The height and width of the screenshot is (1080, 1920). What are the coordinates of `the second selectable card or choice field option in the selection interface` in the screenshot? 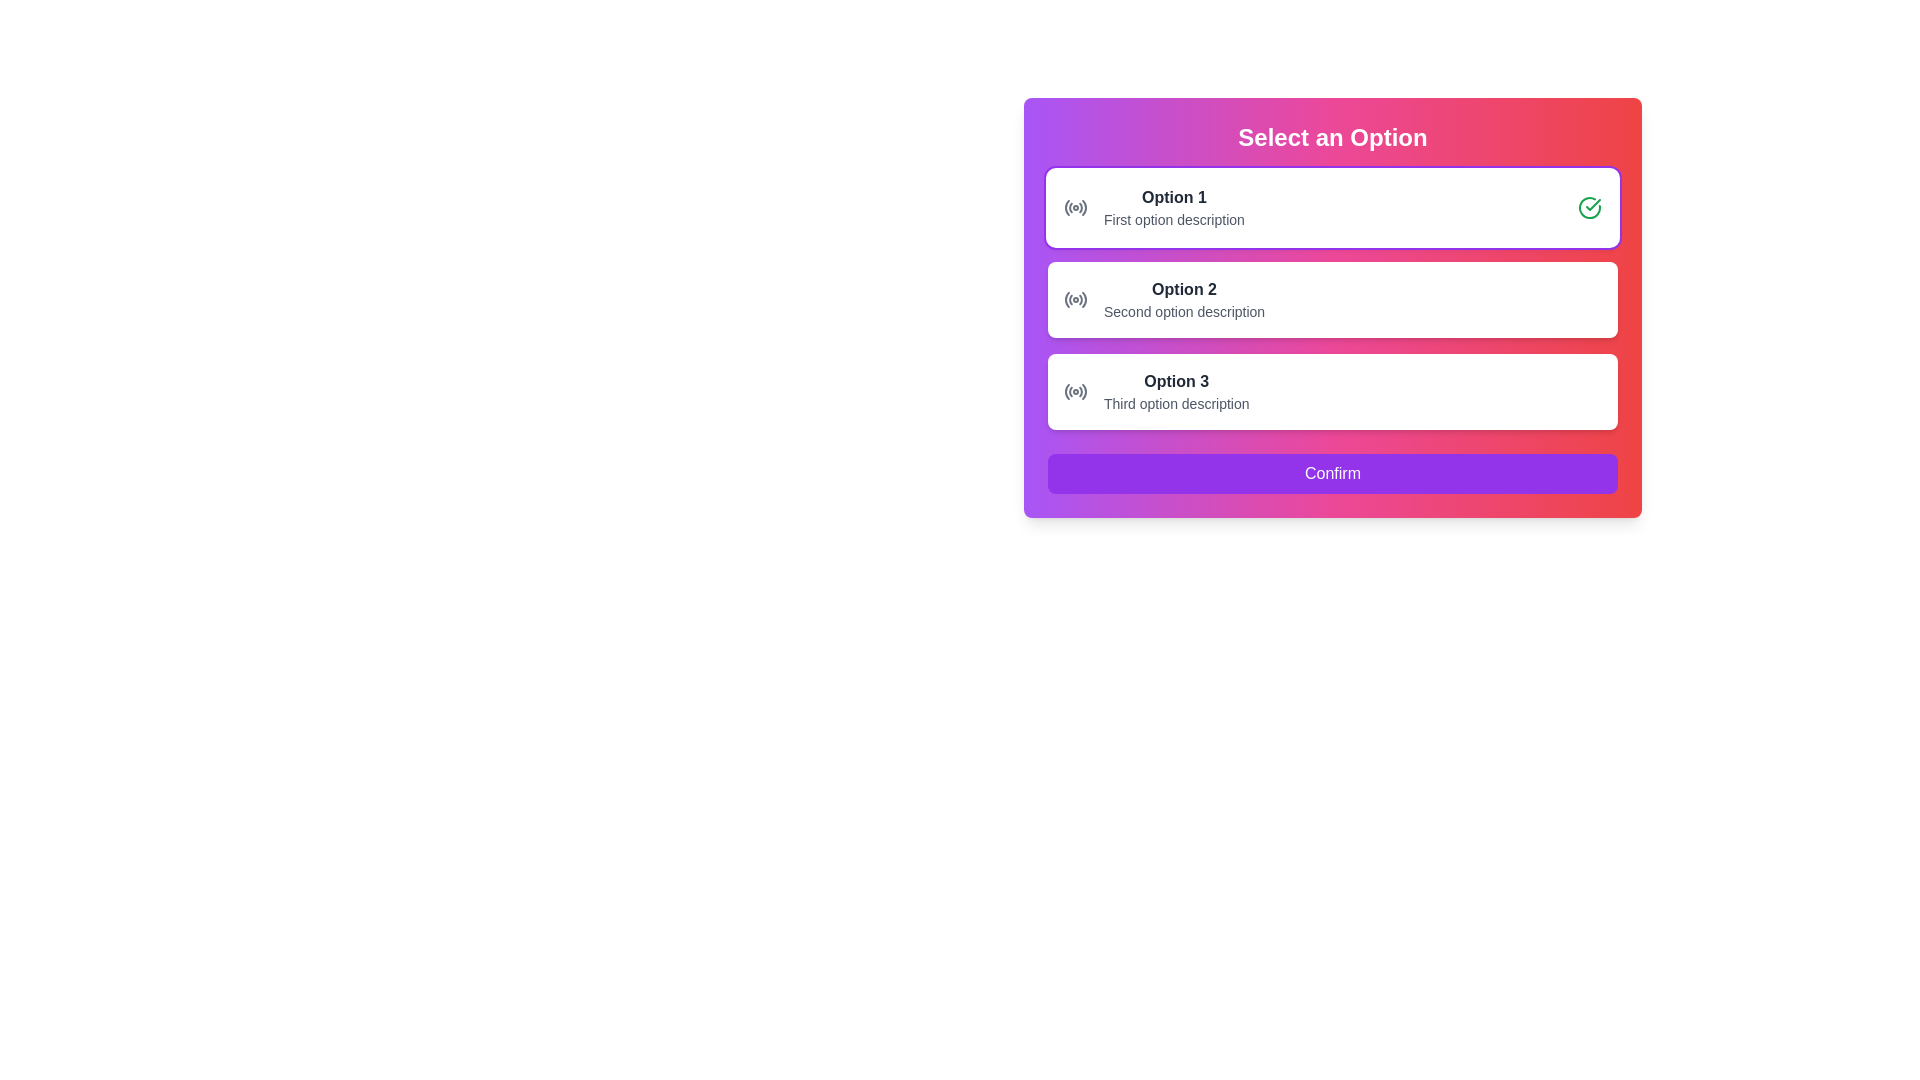 It's located at (1333, 333).